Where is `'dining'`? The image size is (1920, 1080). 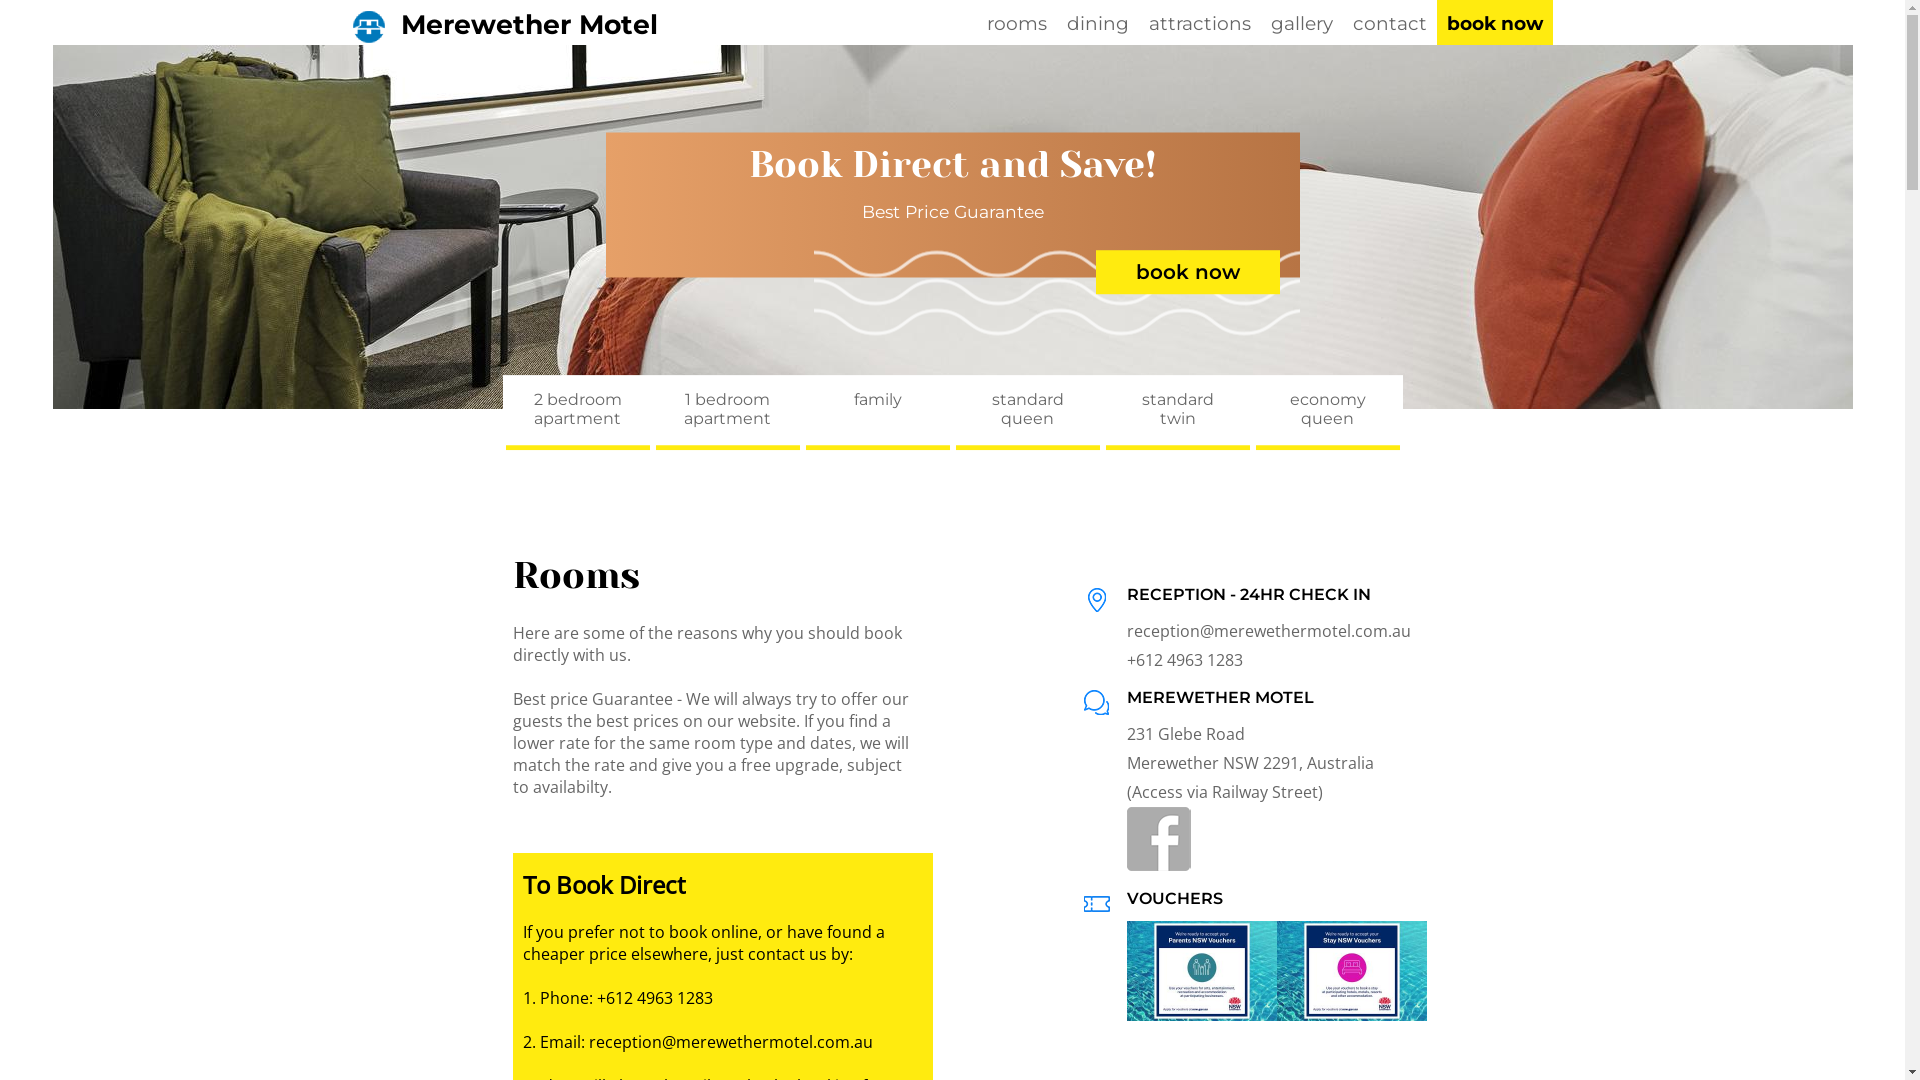
'dining' is located at coordinates (1096, 23).